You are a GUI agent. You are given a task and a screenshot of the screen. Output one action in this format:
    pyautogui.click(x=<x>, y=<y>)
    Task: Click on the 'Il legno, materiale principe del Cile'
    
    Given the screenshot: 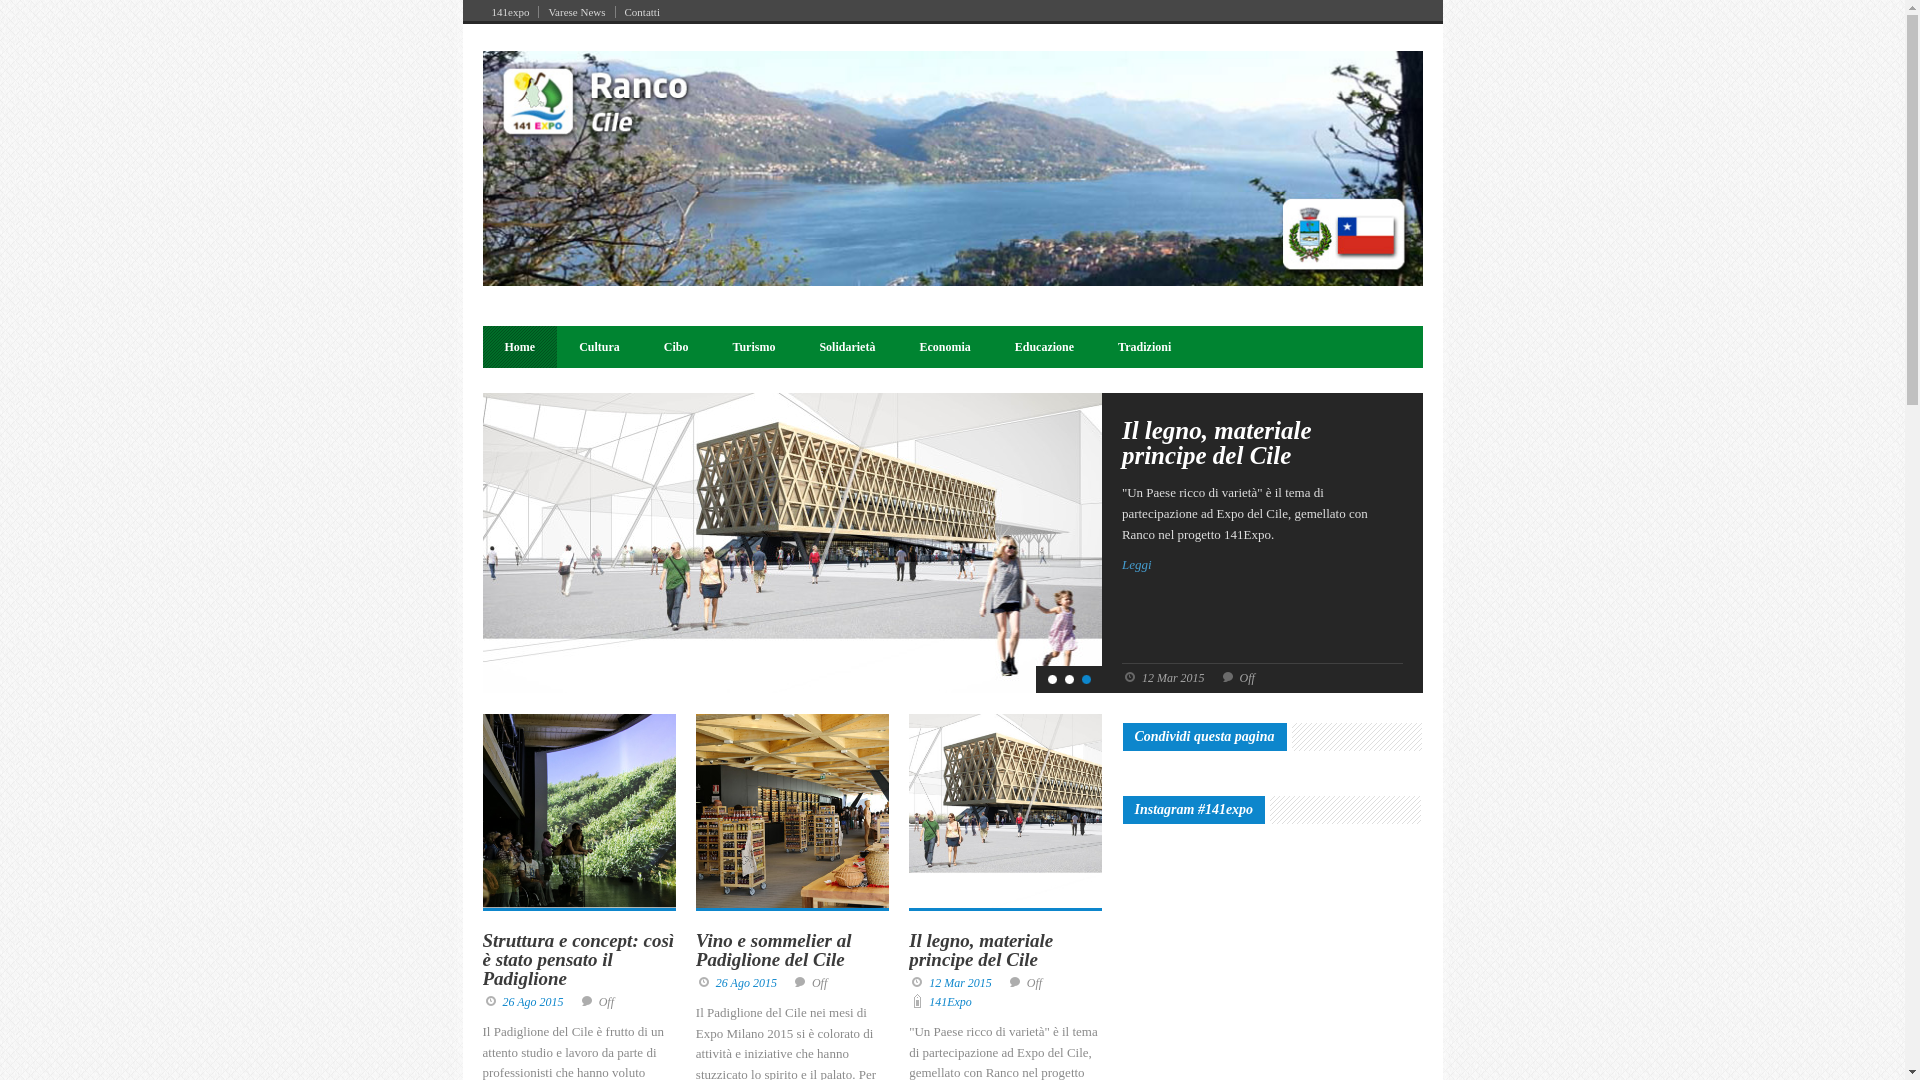 What is the action you would take?
    pyautogui.click(x=907, y=948)
    